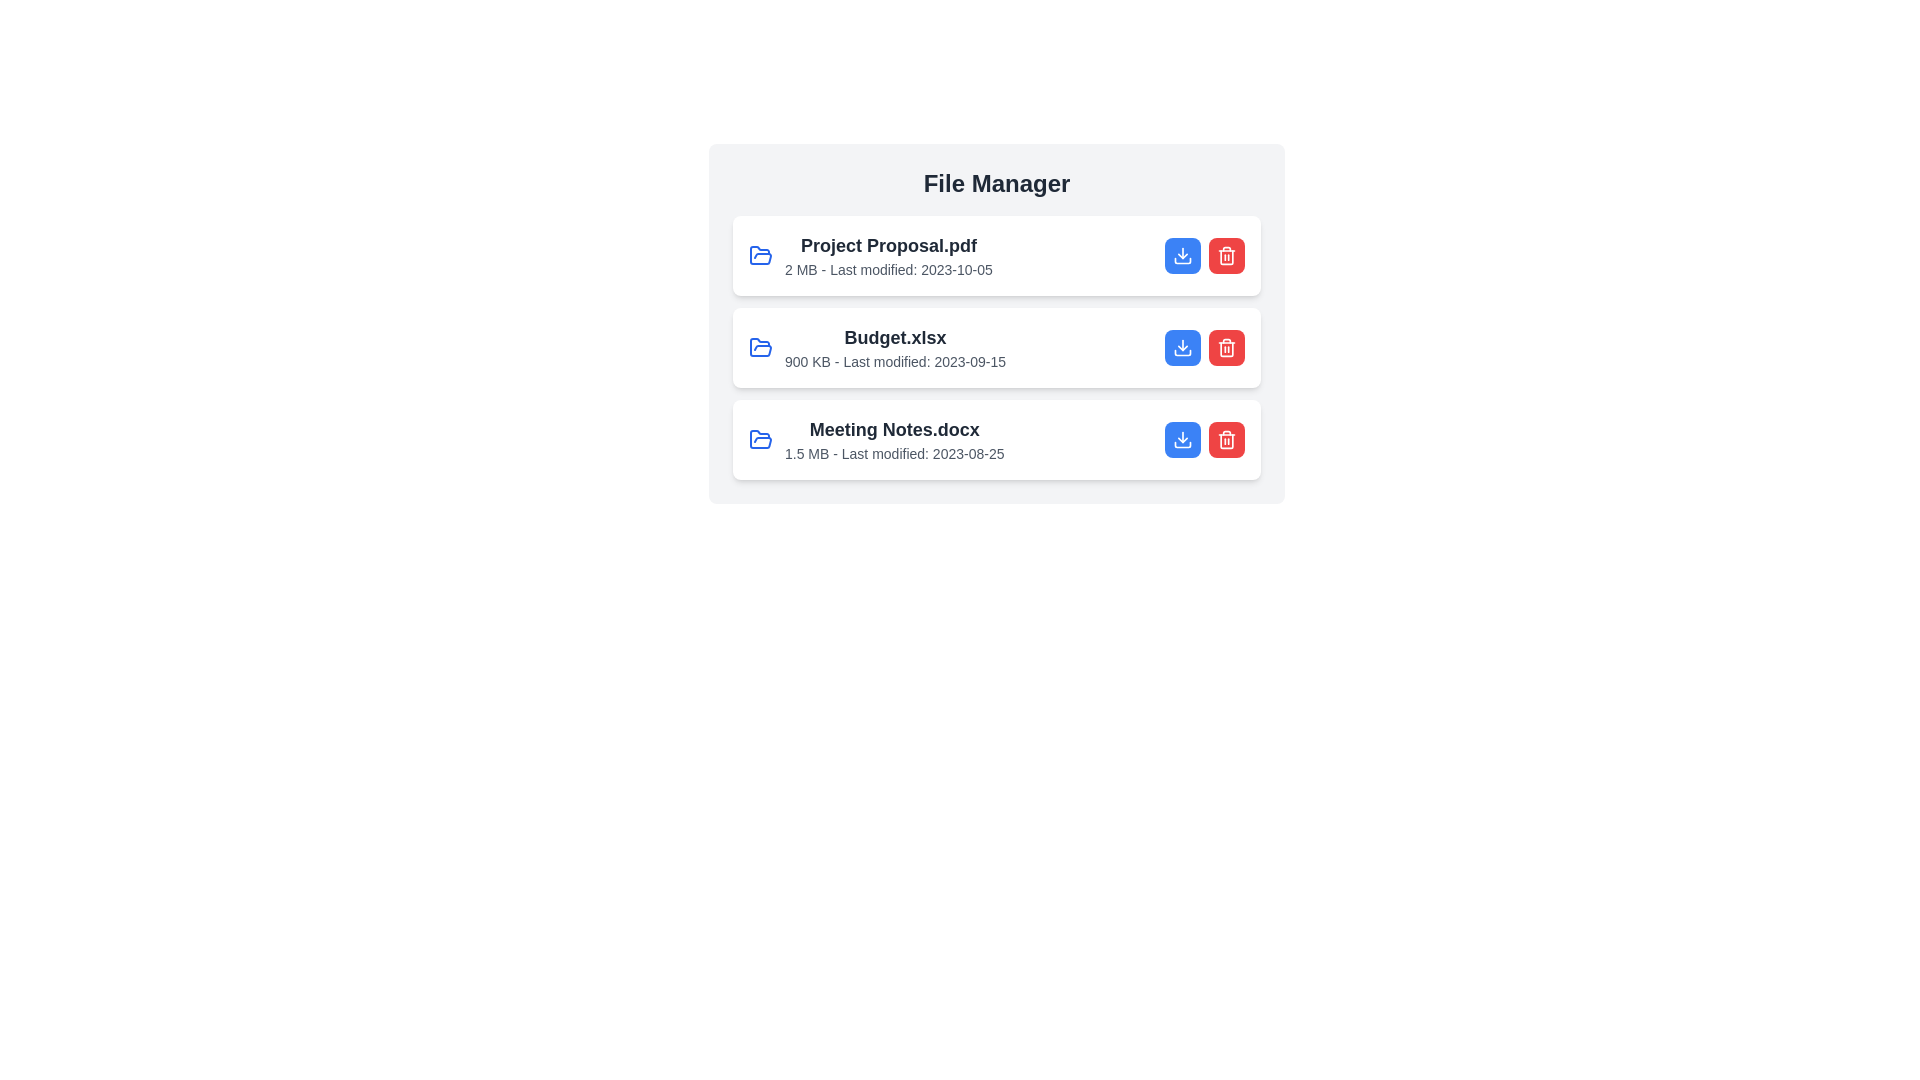 The image size is (1920, 1080). What do you see at coordinates (887, 245) in the screenshot?
I see `the file name 'Project Proposal.pdf' to view its details` at bounding box center [887, 245].